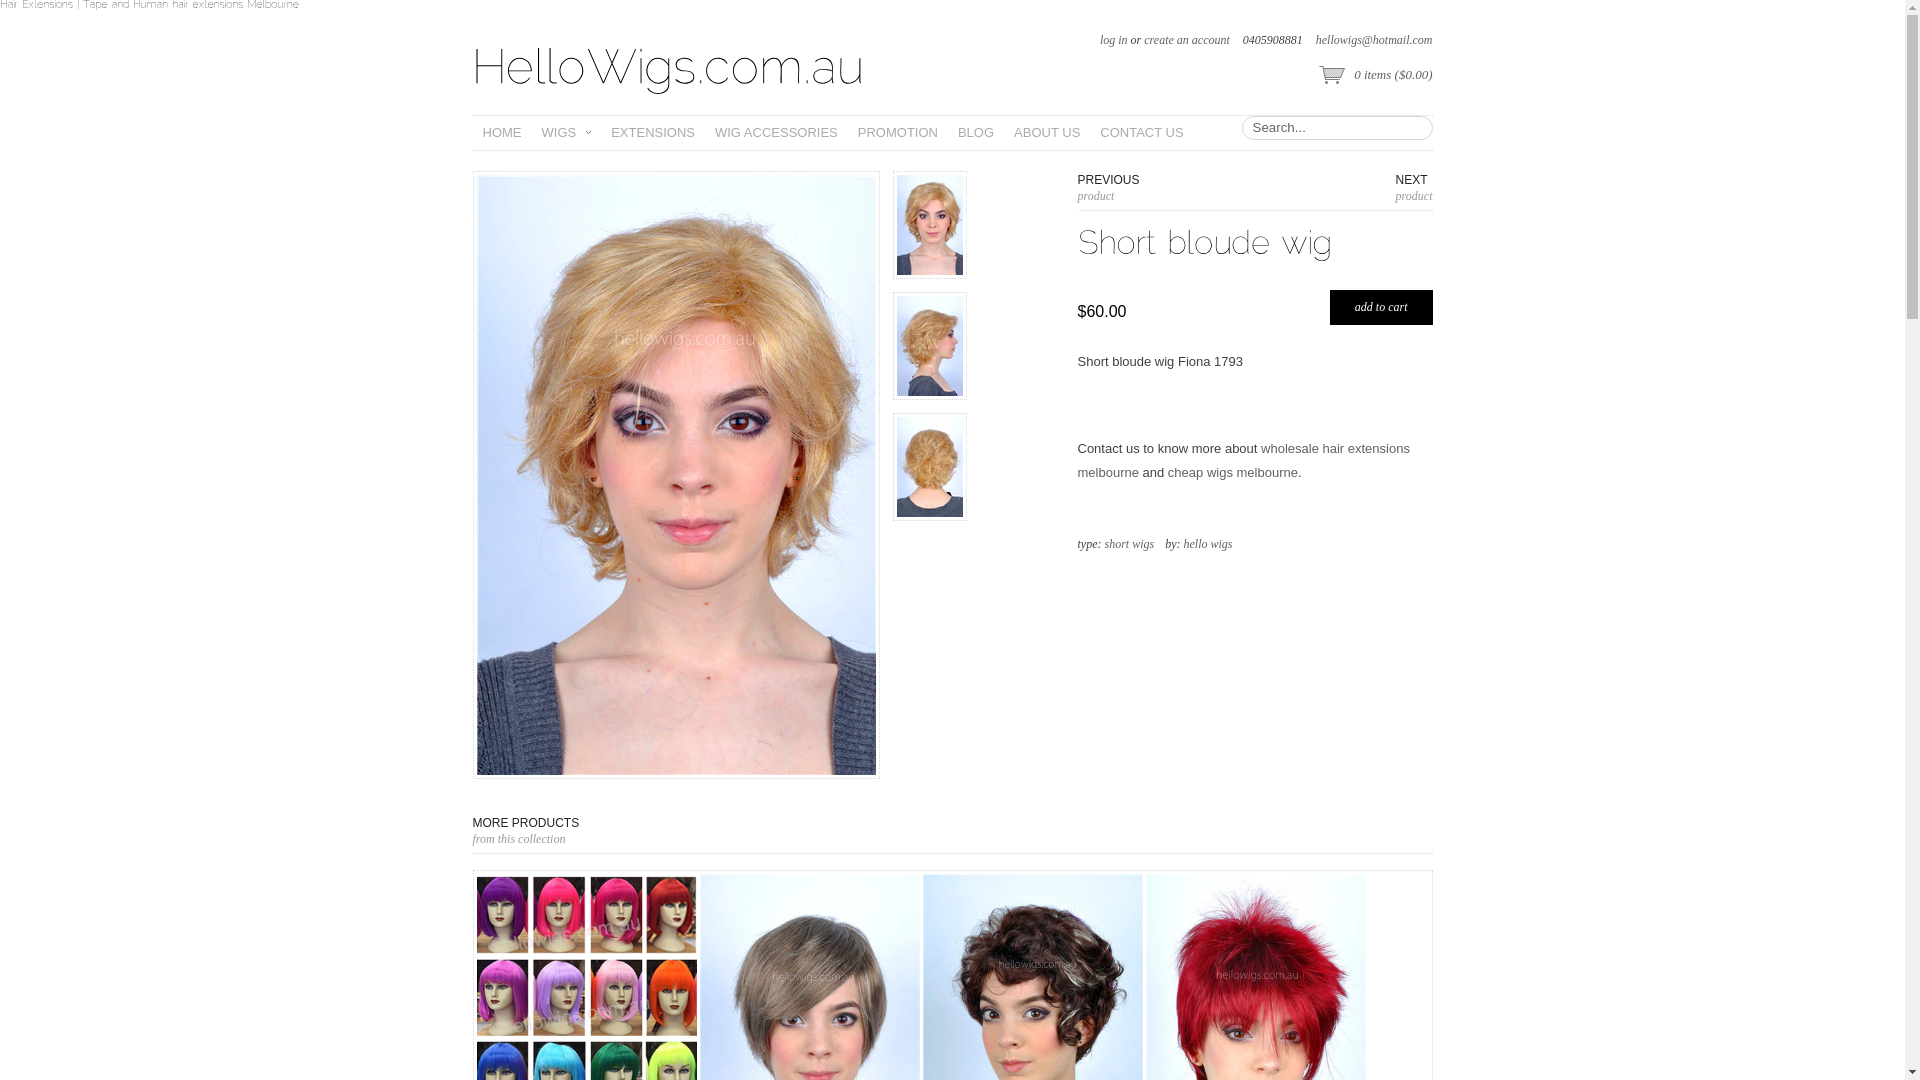 The image size is (1920, 1080). What do you see at coordinates (1232, 472) in the screenshot?
I see `'cheap wigs melbourne'` at bounding box center [1232, 472].